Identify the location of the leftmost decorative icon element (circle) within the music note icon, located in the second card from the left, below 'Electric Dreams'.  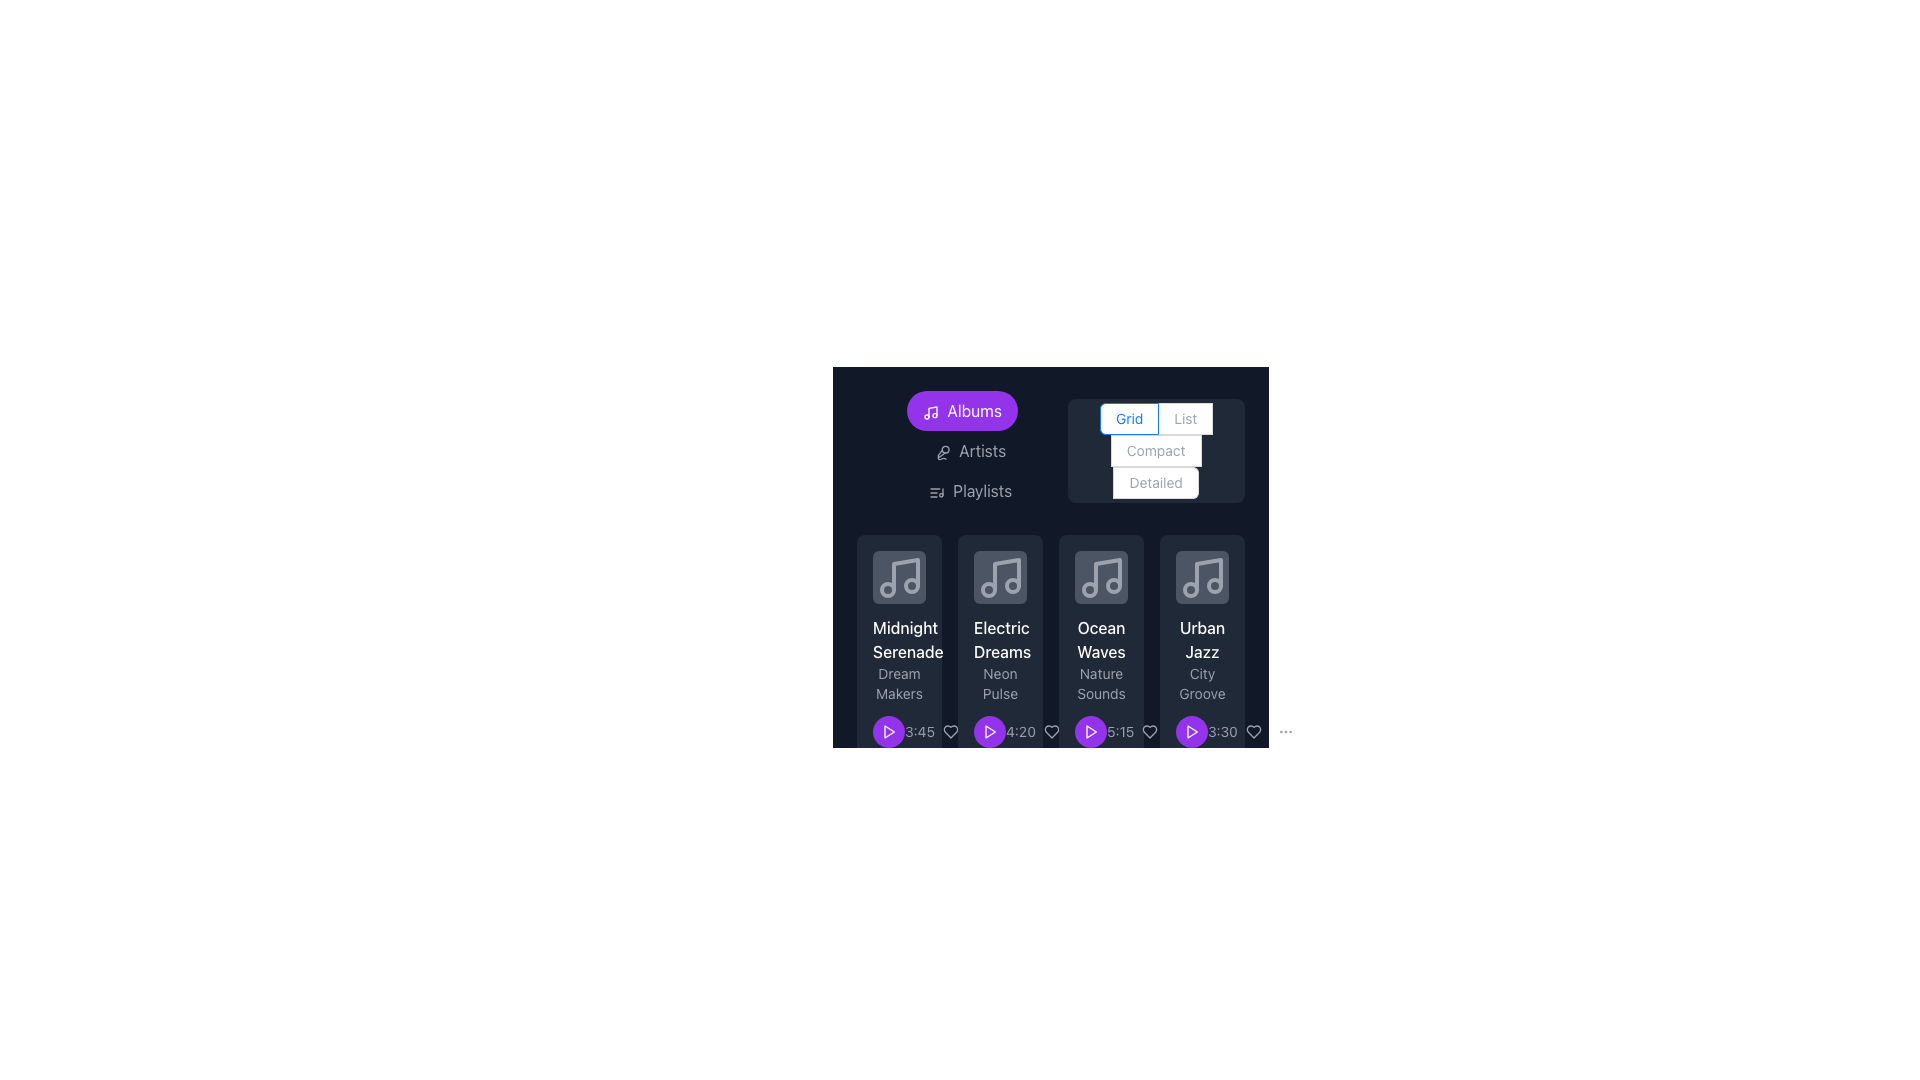
(988, 588).